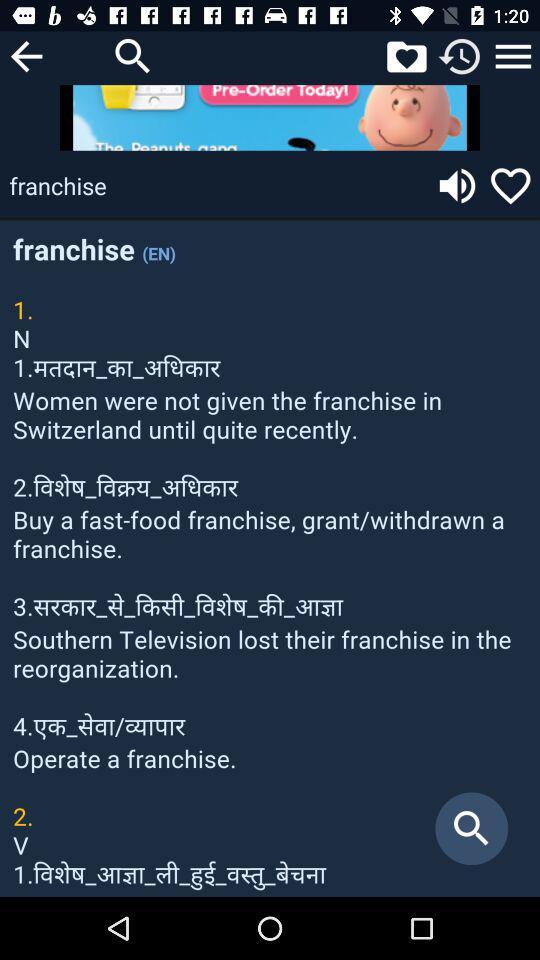  I want to click on advertisement we close it or view it, so click(270, 117).